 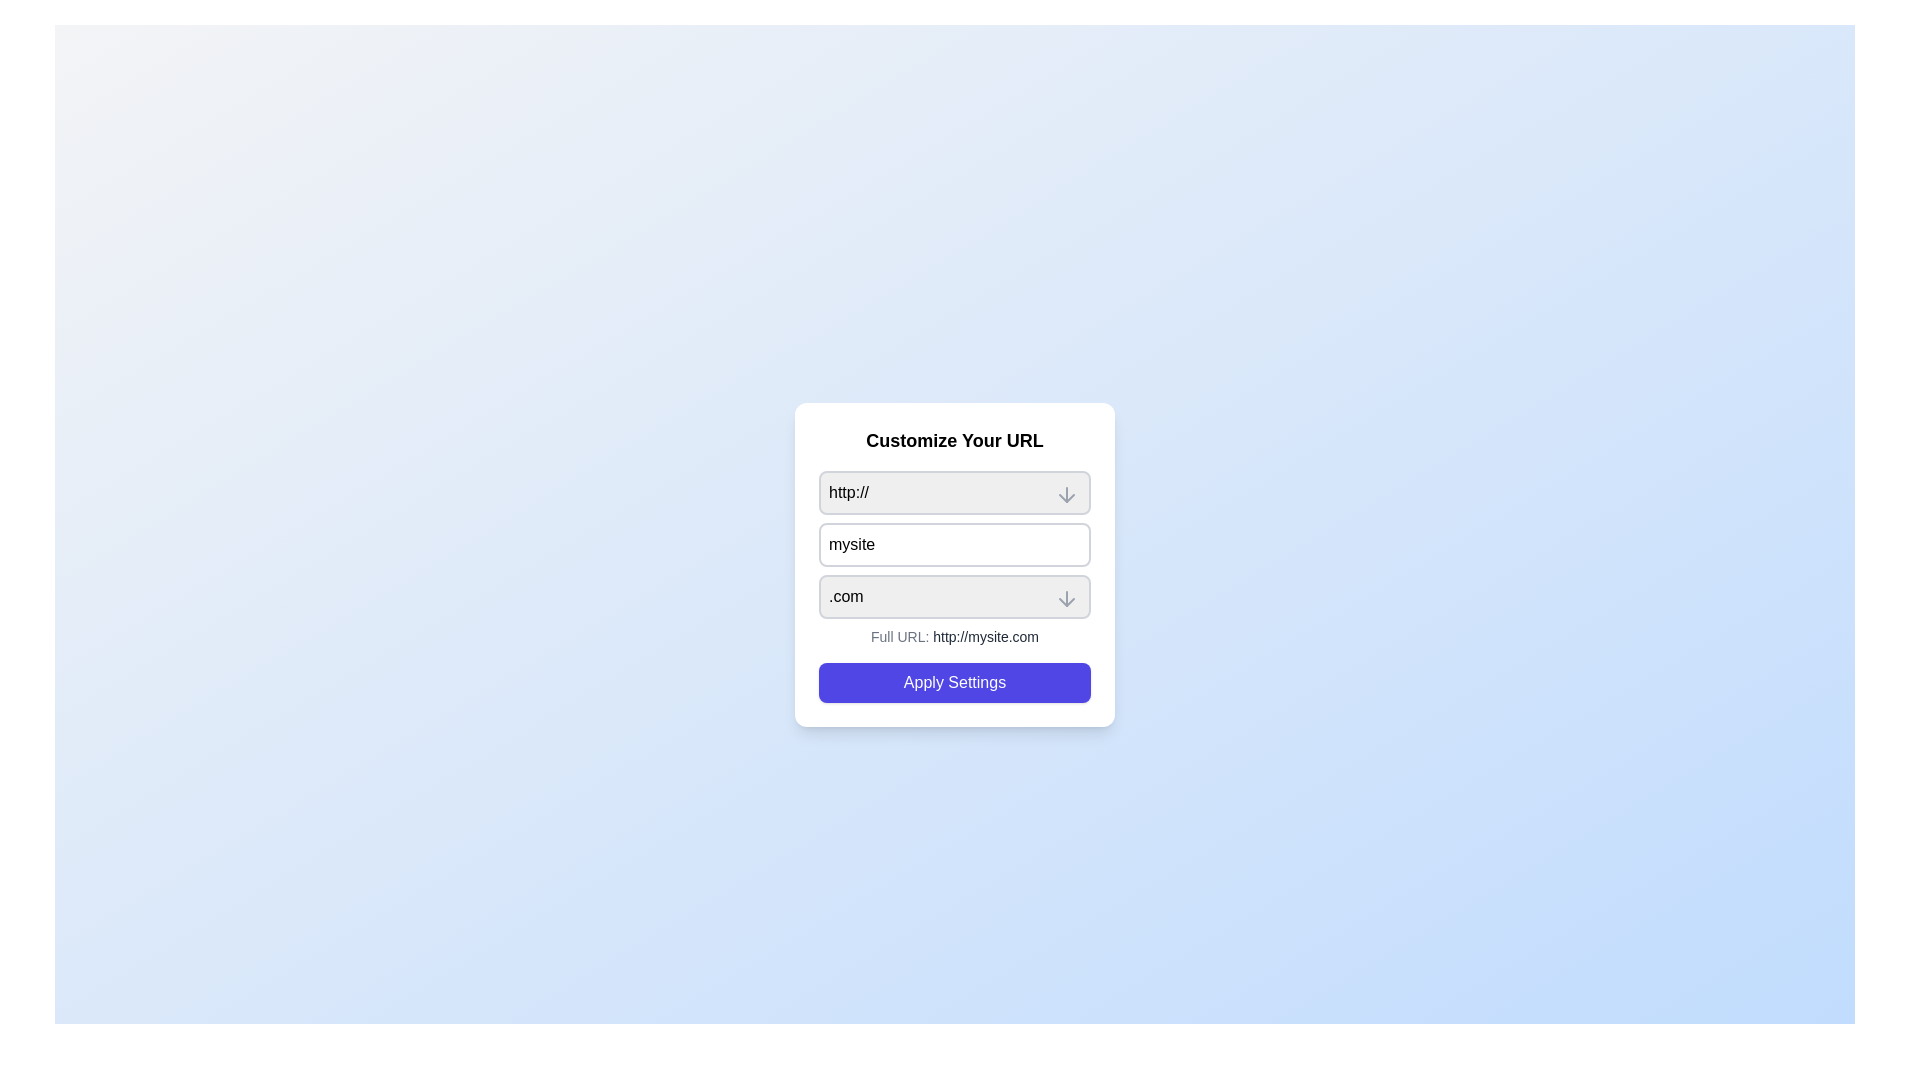 I want to click on the text label displaying 'http://mysite.com' located in the 'Customize Your URL' dialog, positioned above the 'Apply Settings' button, so click(x=986, y=636).